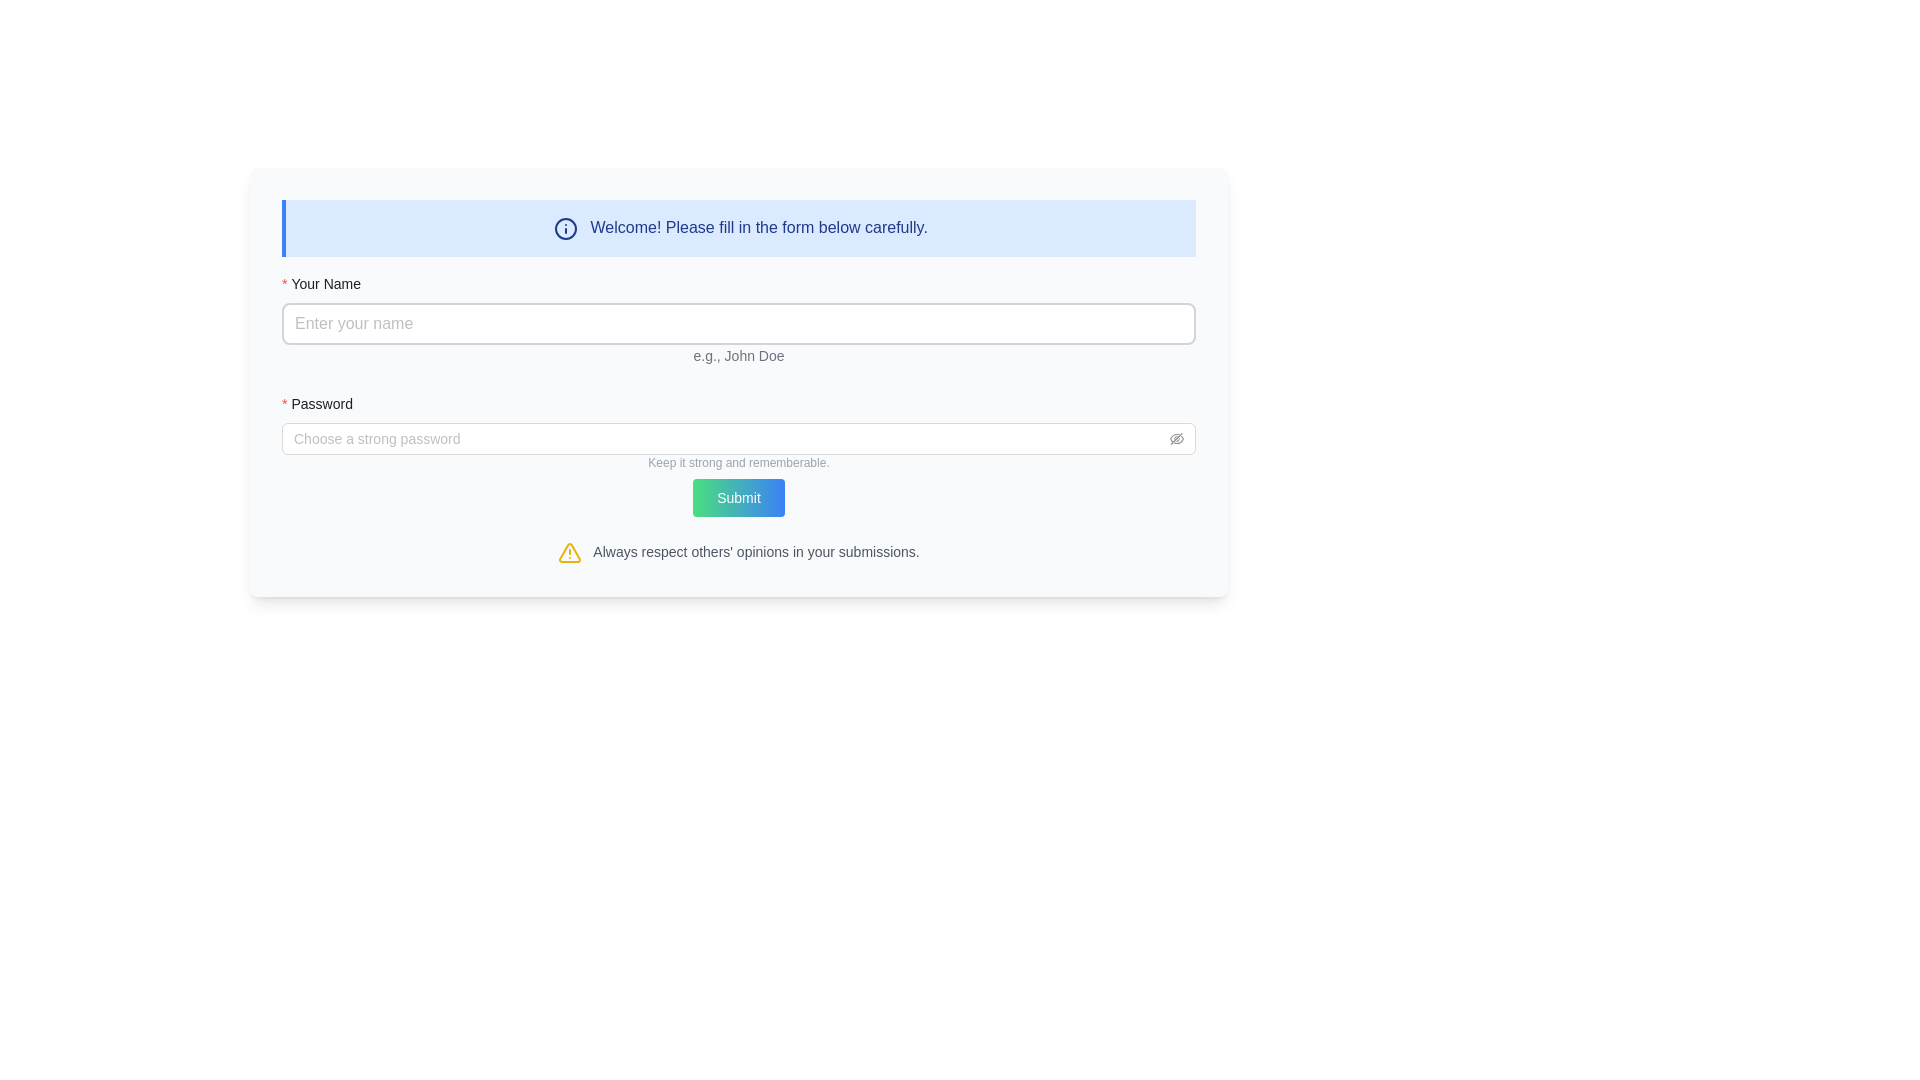 The height and width of the screenshot is (1080, 1920). Describe the element at coordinates (324, 403) in the screenshot. I see `the 'Password' label, which is a bold black text followed by a red asterisk, indicating it is a required field, positioned above the password input field` at that location.